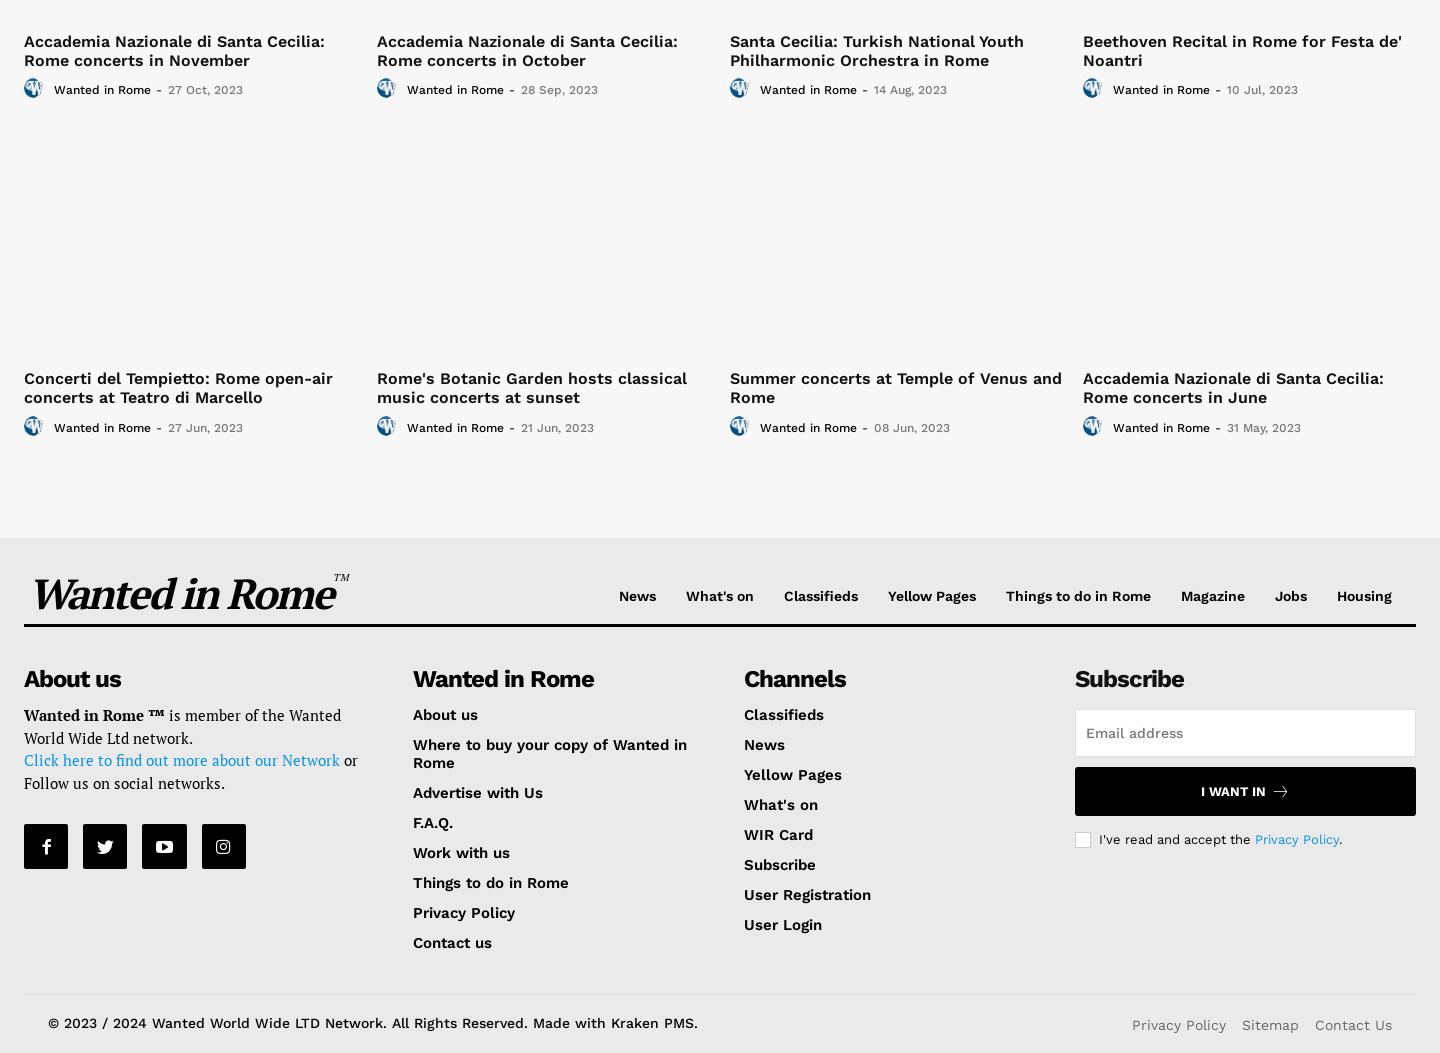 This screenshot has height=1053, width=1440. Describe the element at coordinates (177, 388) in the screenshot. I see `'Concerti del Tempietto: Rome open-air concerts at Teatro di Marcello'` at that location.